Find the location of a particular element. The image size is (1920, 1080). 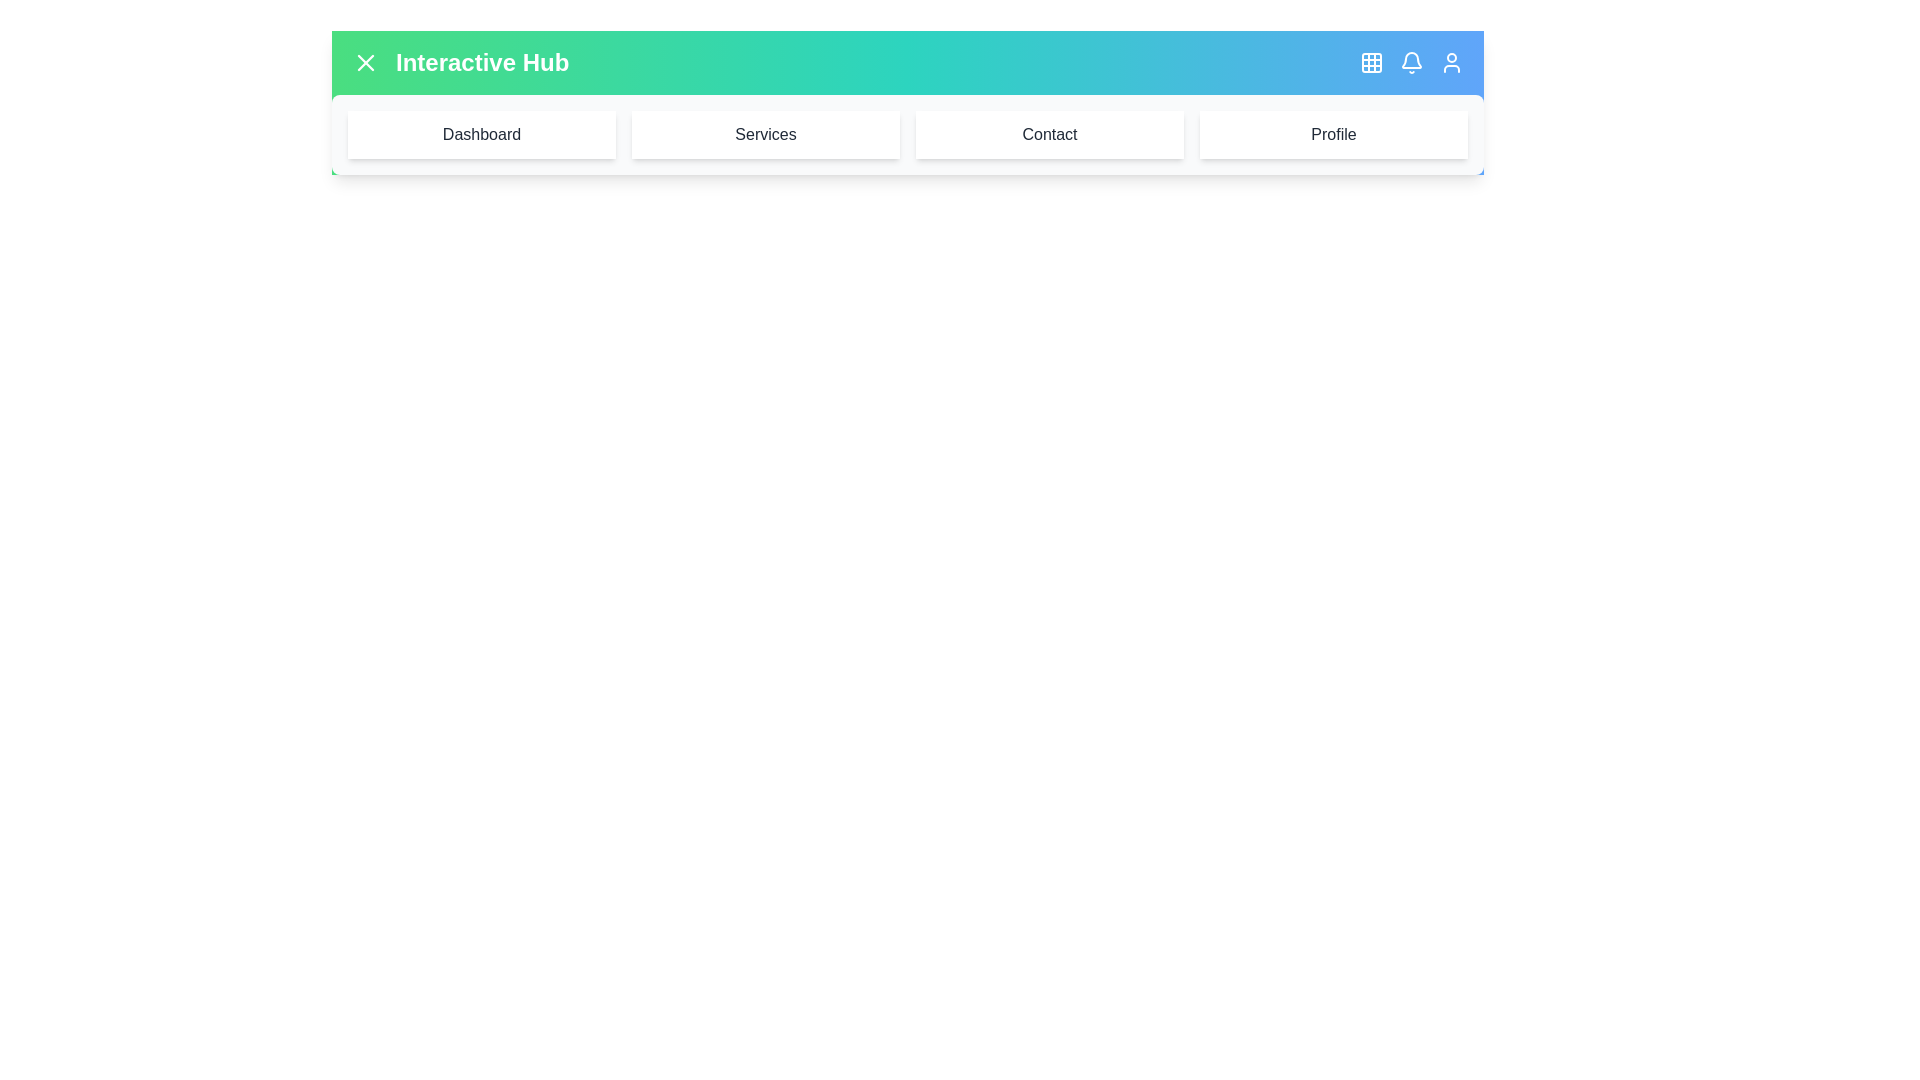

the title text 'Interactive Hub' to interact with it is located at coordinates (481, 61).